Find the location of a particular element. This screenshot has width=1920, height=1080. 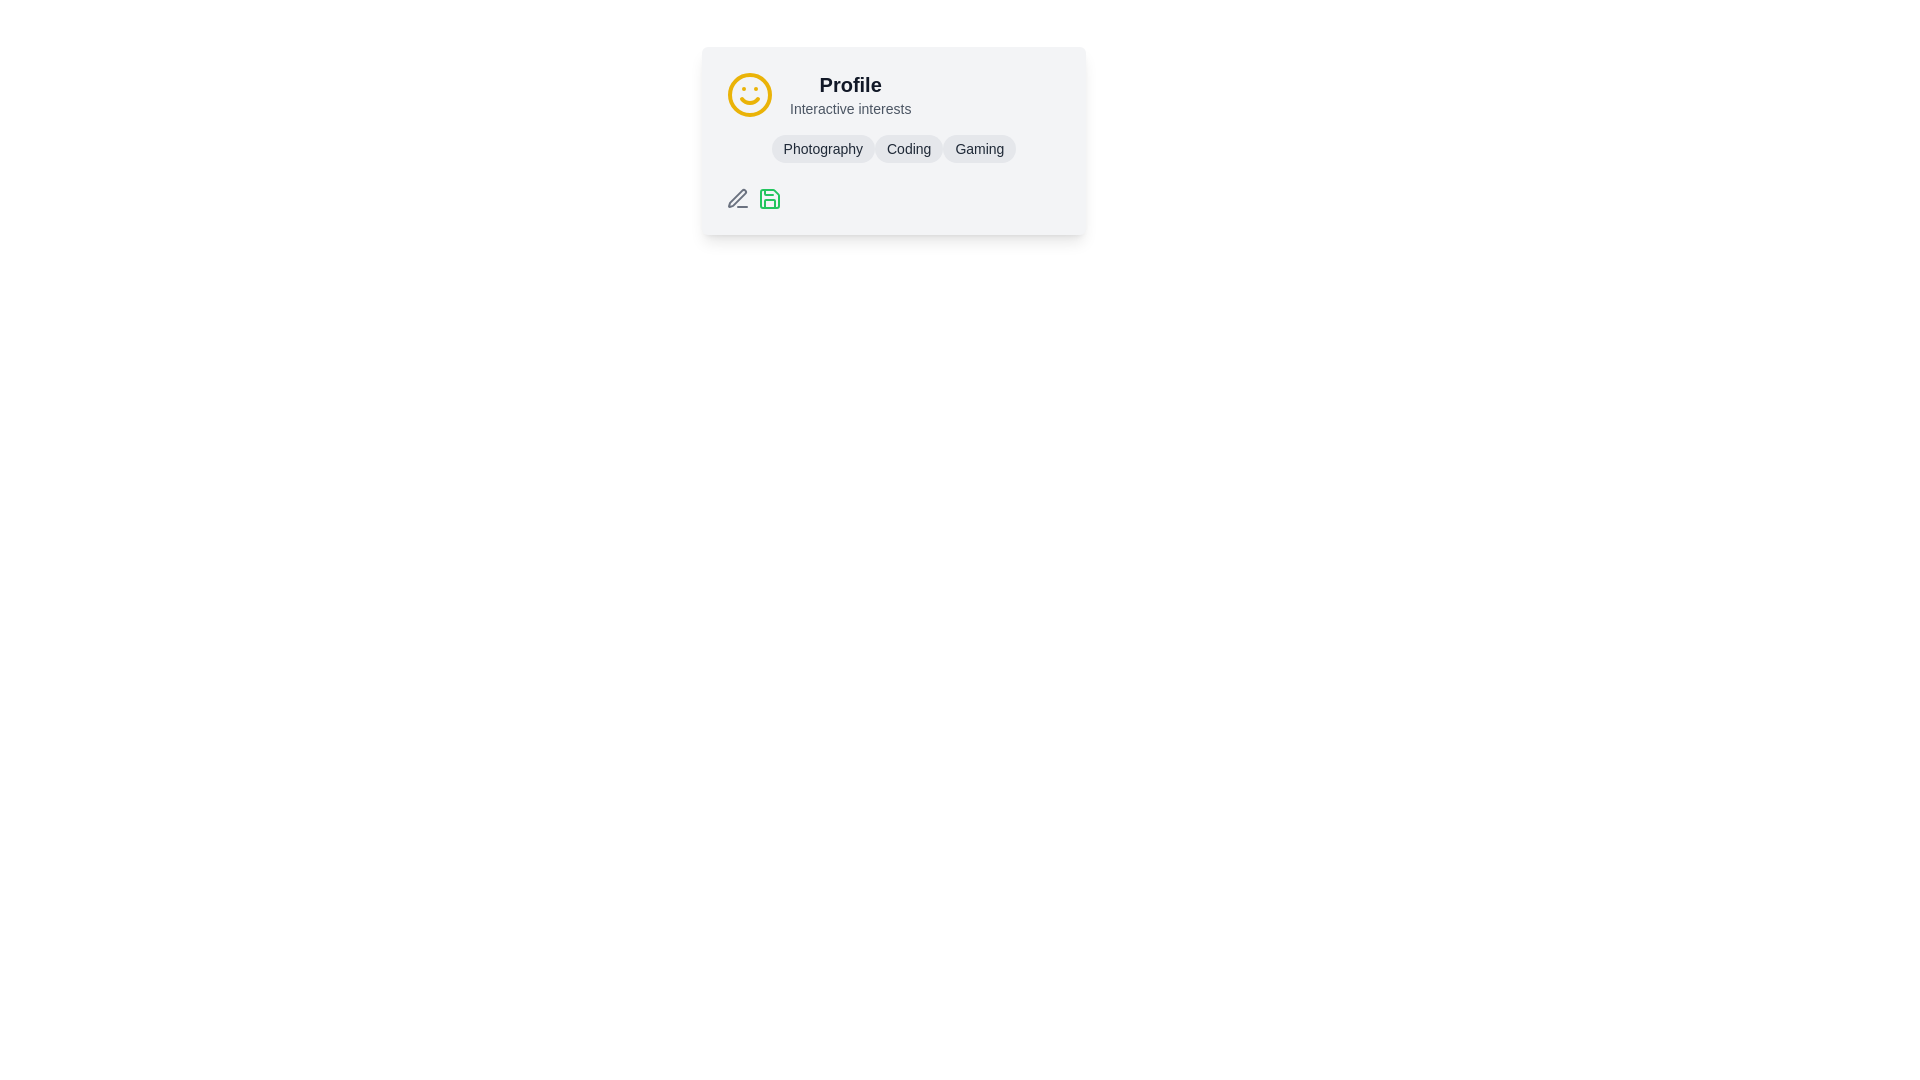

the 'Coding' tag within the Profile card is located at coordinates (892, 140).